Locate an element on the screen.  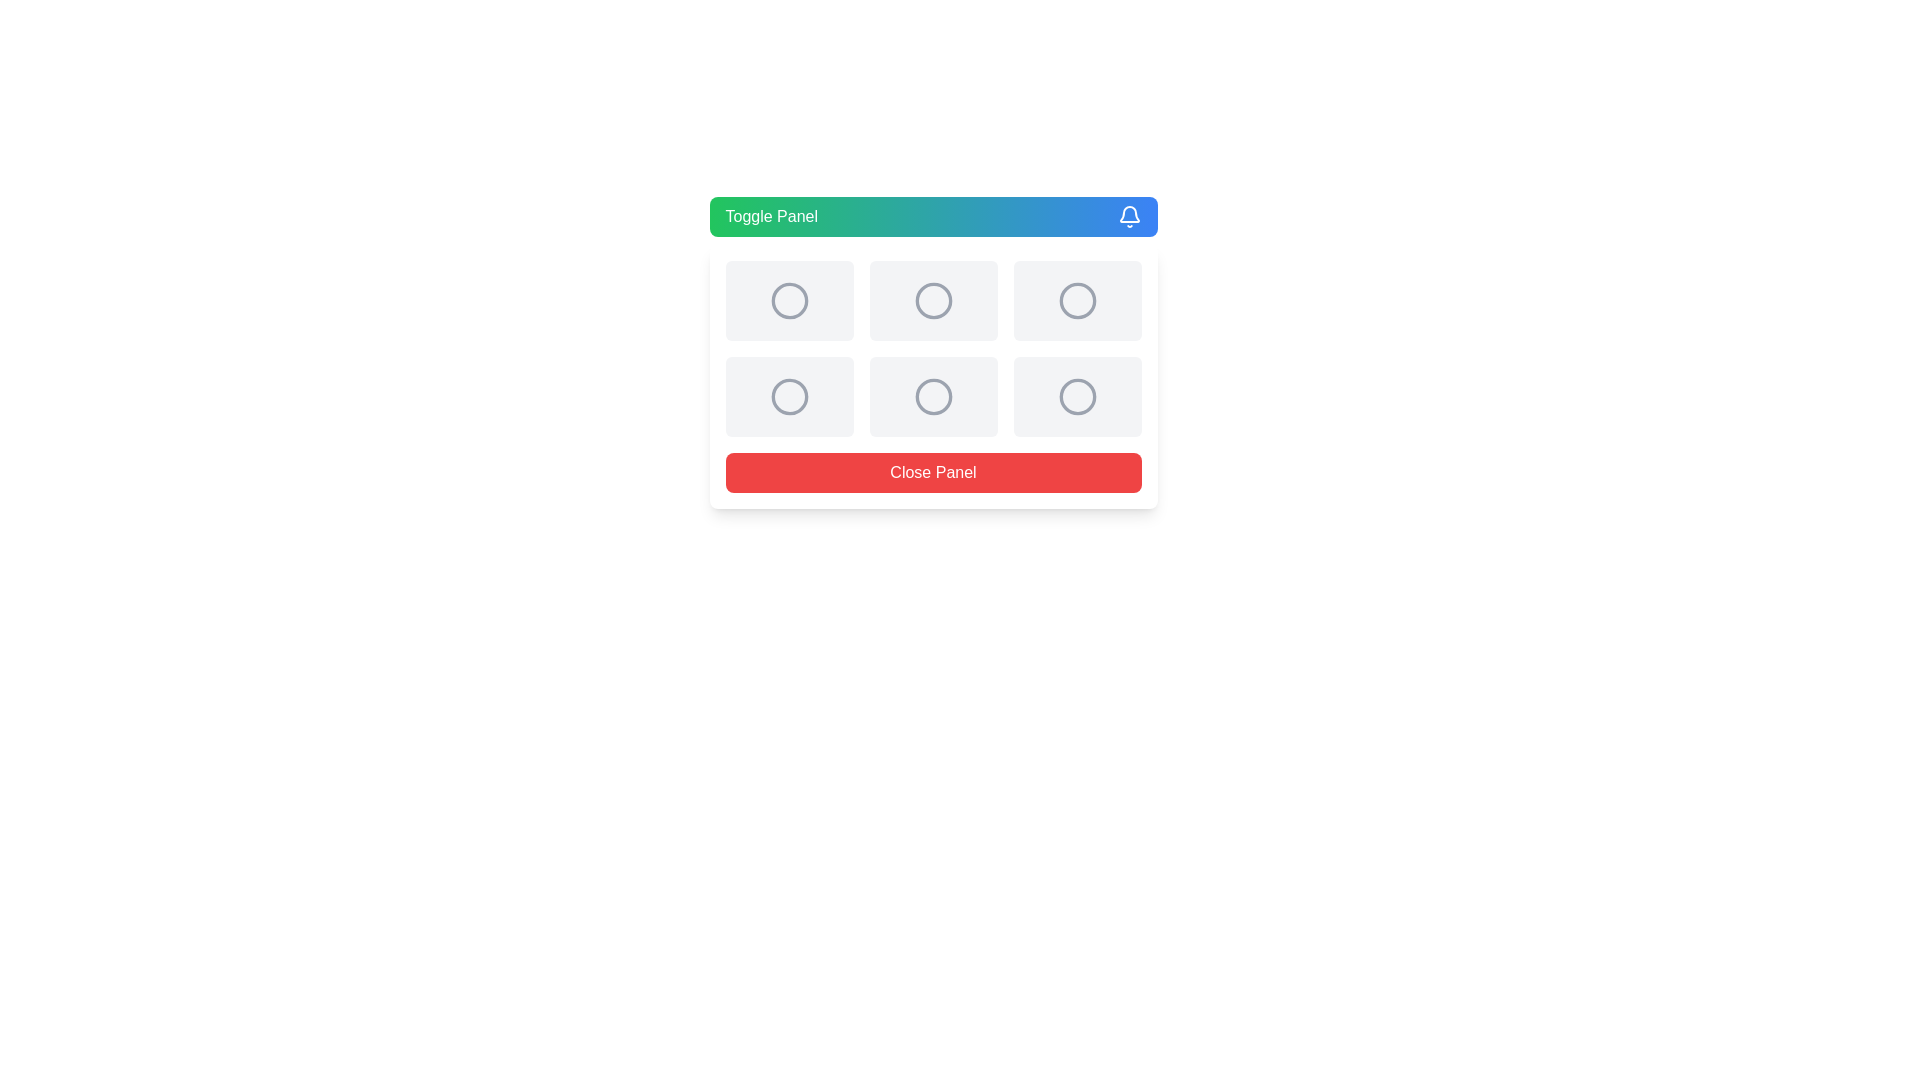
the Card component, which is a rectangular card with rounded corners and a centered circular icon, located in the first row and first column of the grid is located at coordinates (788, 300).